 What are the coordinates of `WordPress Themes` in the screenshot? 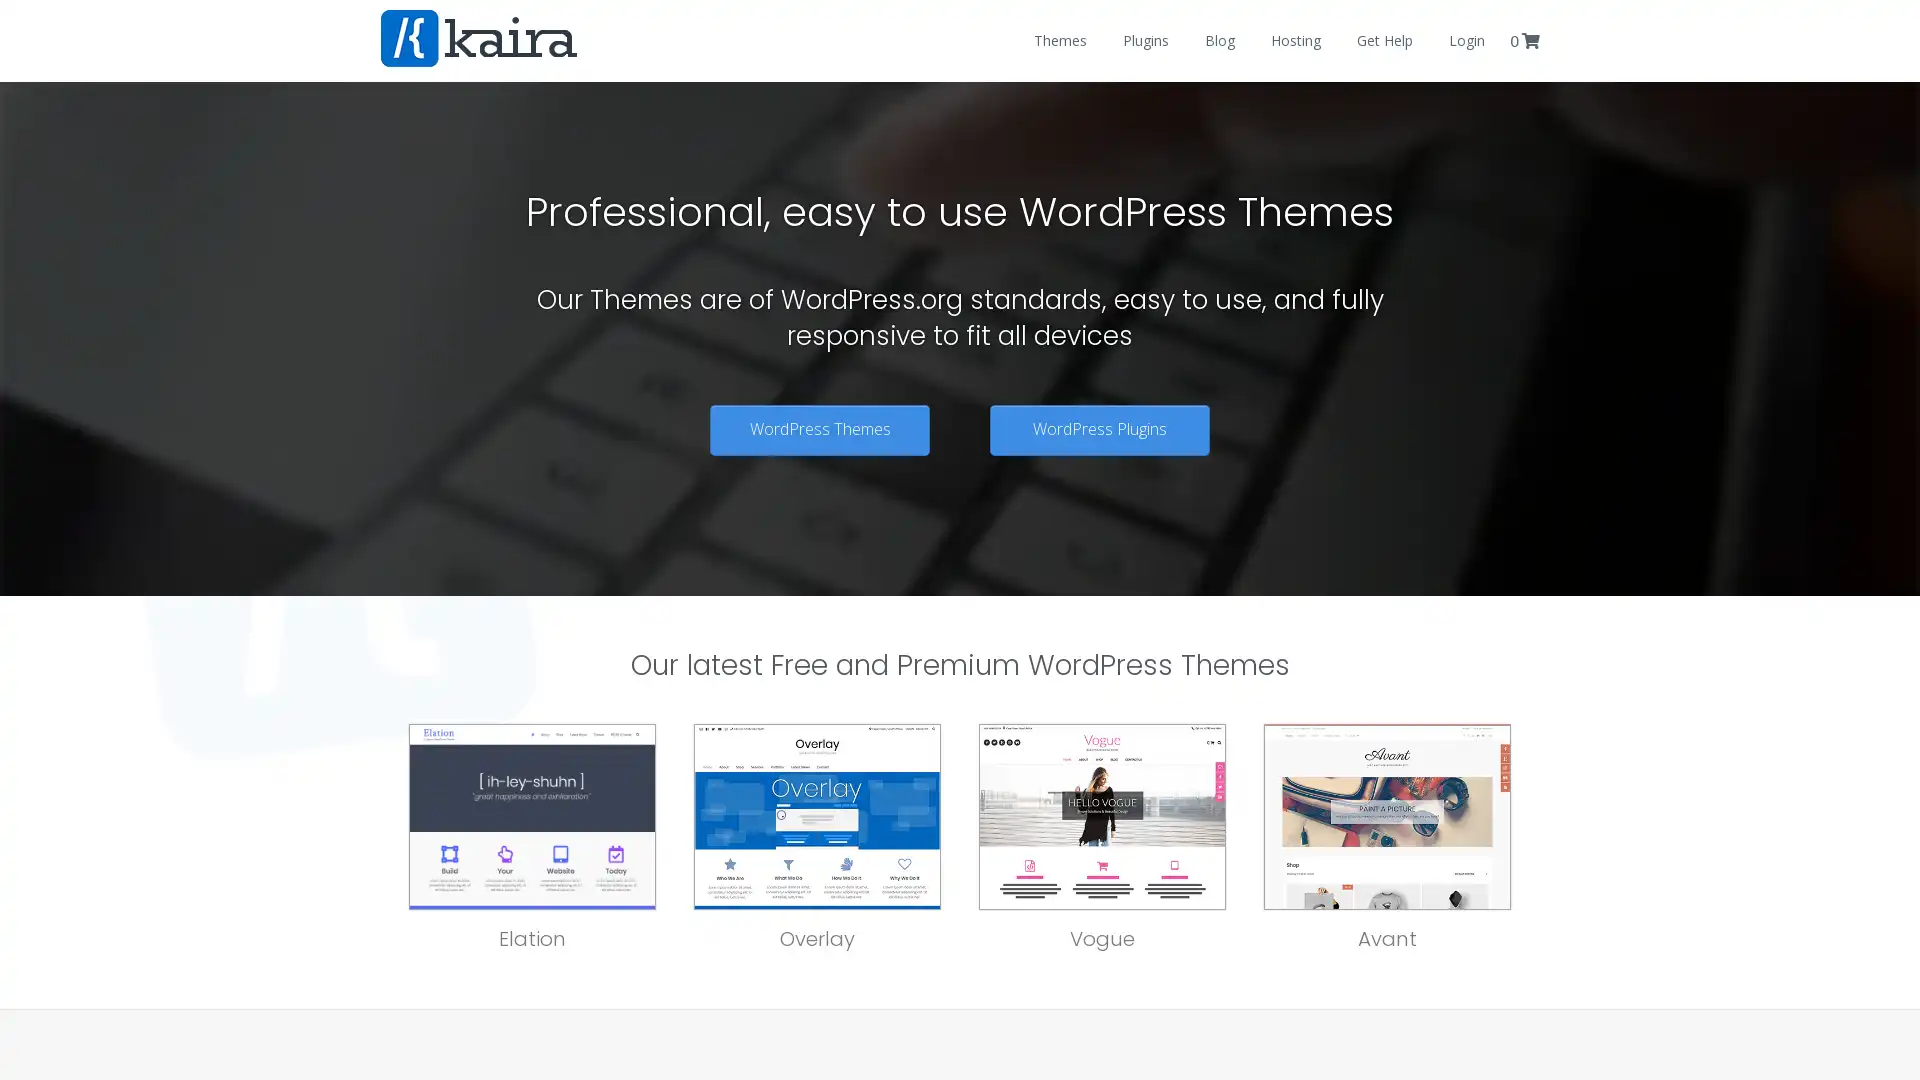 It's located at (820, 428).